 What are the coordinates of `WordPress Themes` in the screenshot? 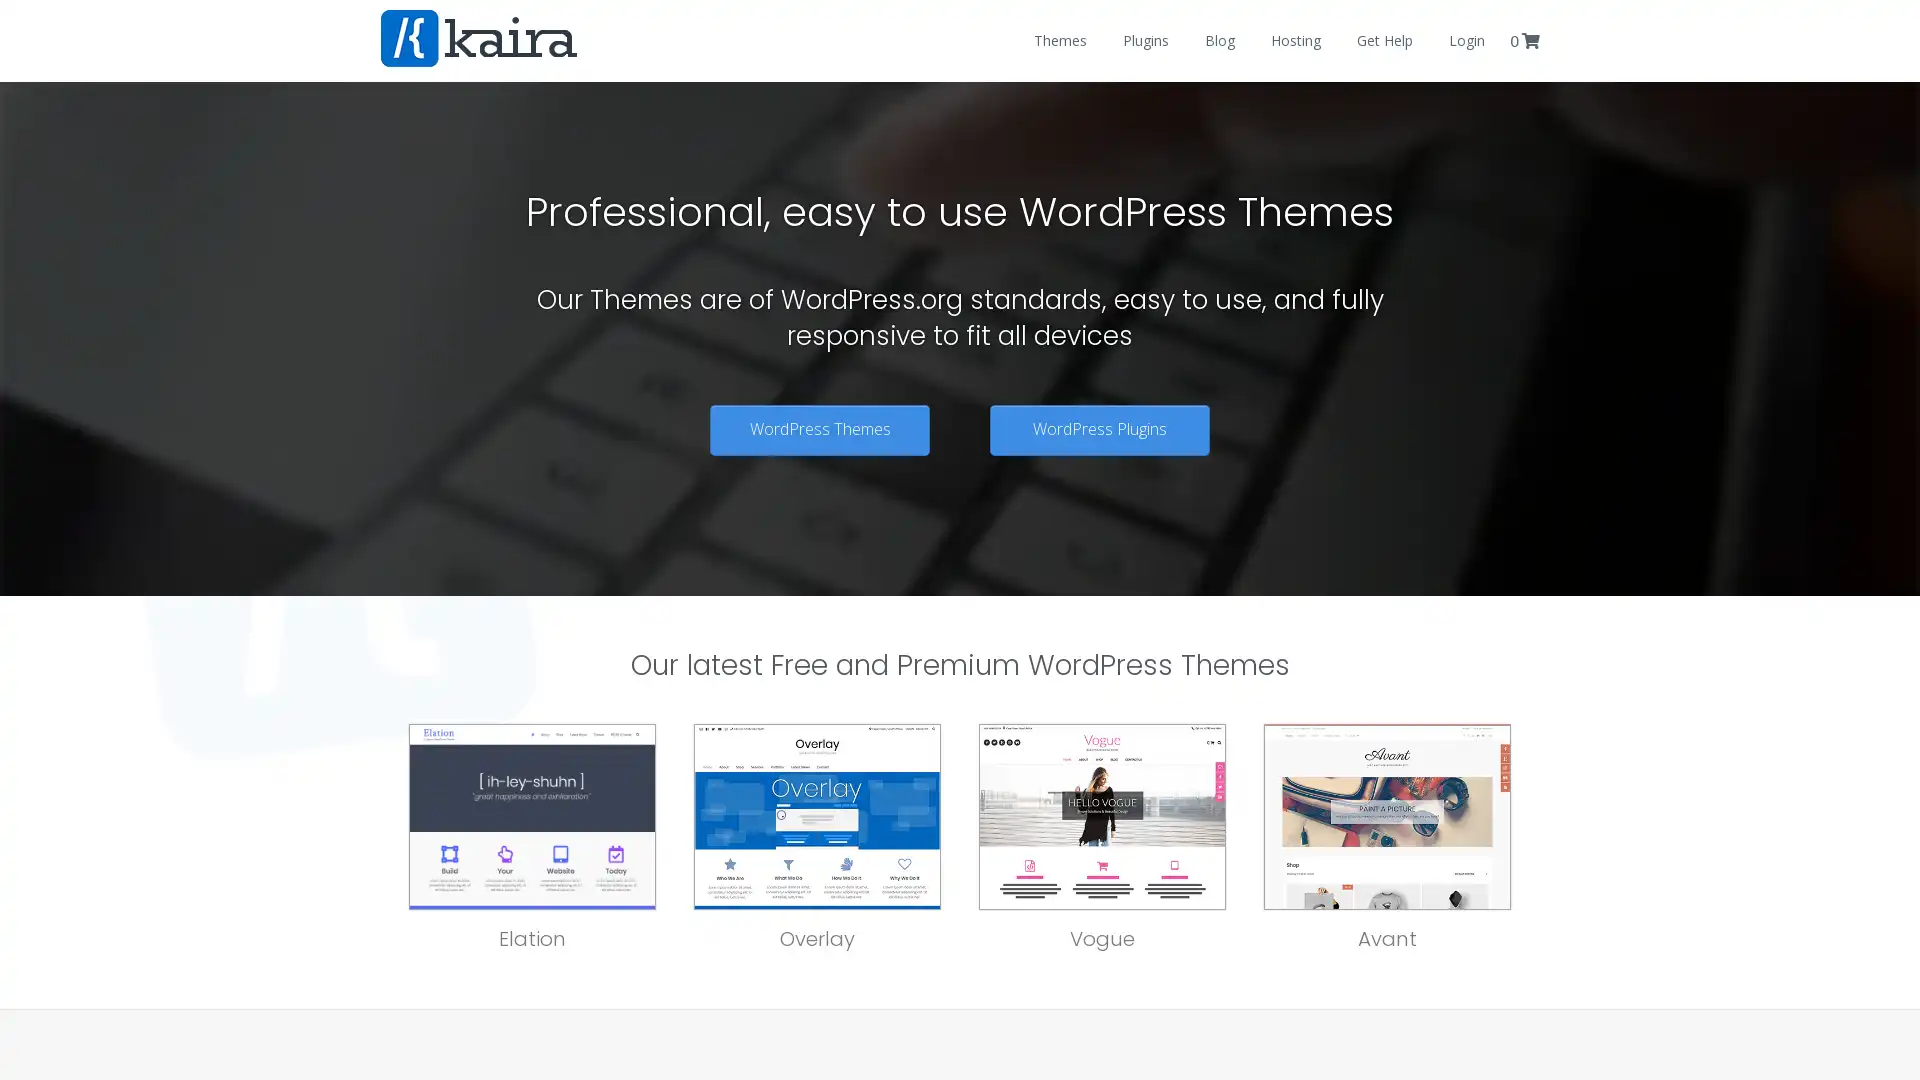 It's located at (820, 428).